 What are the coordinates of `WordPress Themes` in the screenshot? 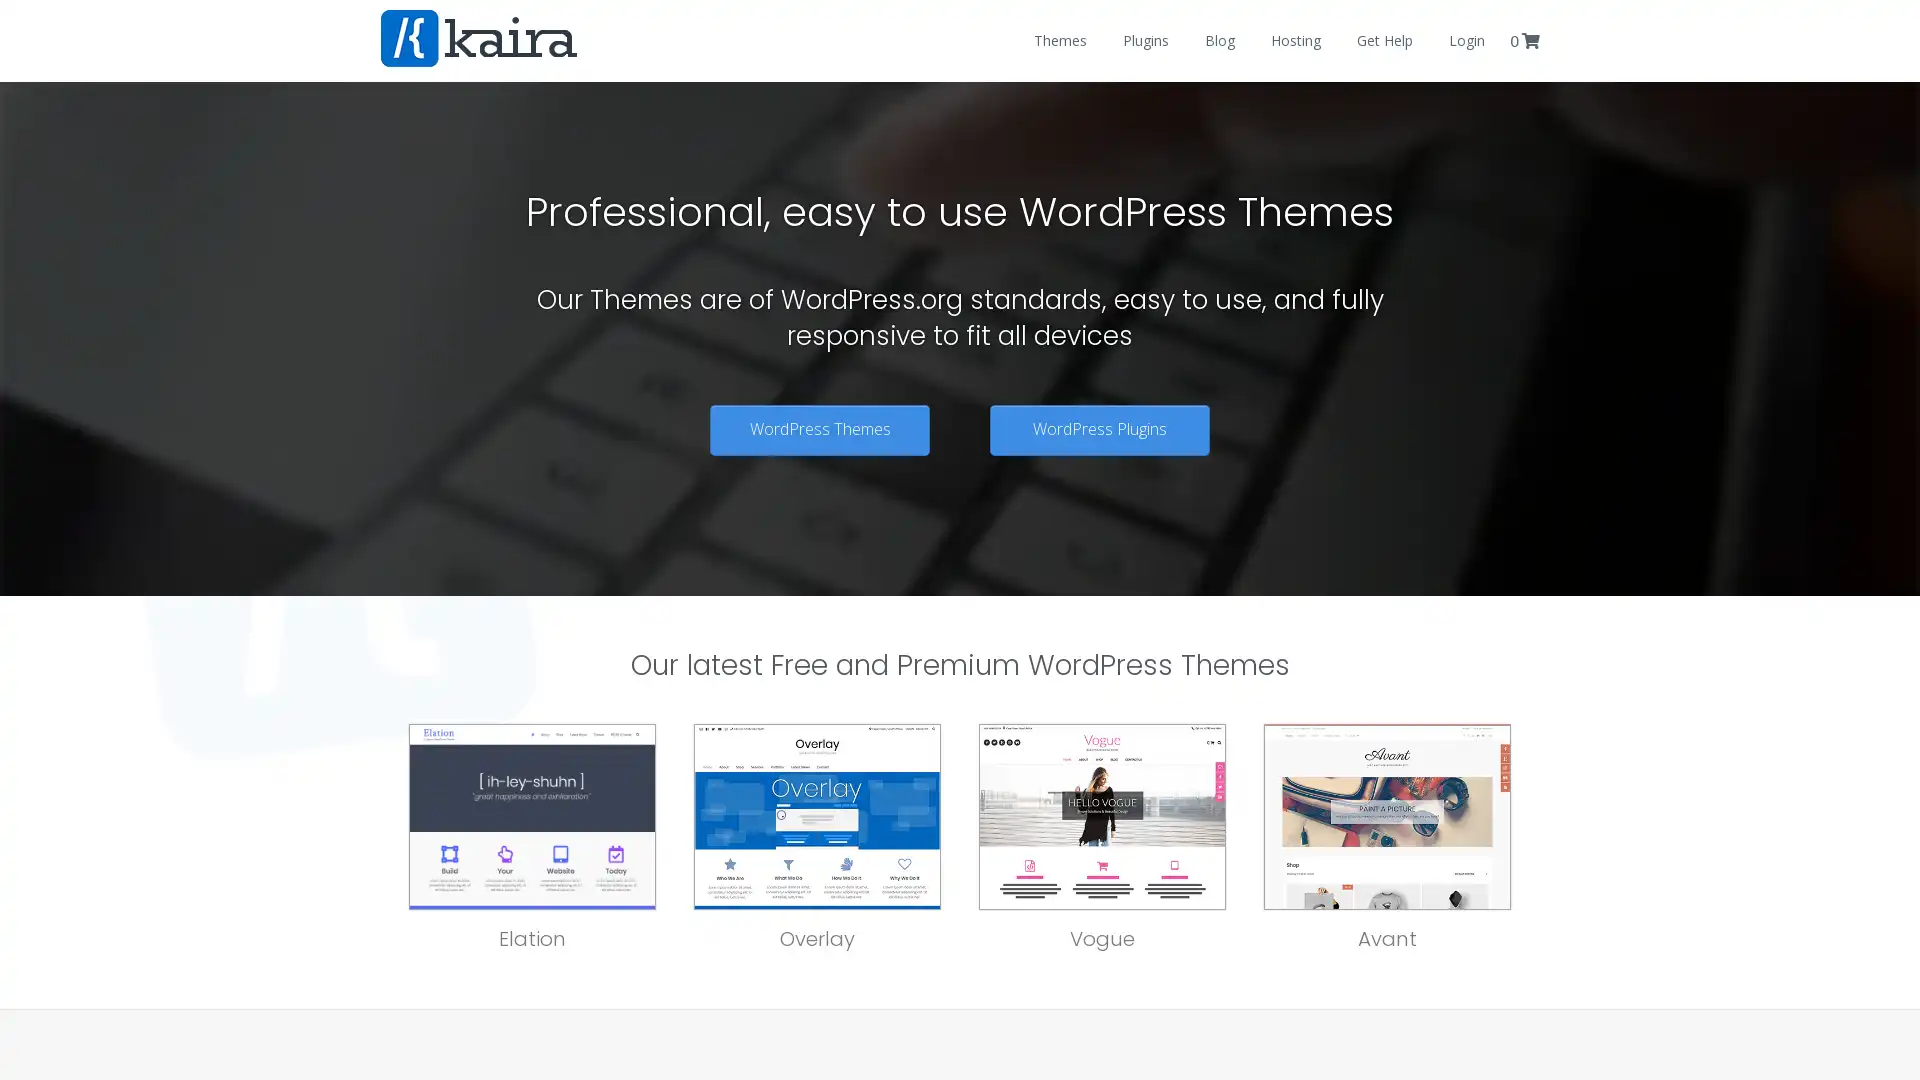 It's located at (820, 428).